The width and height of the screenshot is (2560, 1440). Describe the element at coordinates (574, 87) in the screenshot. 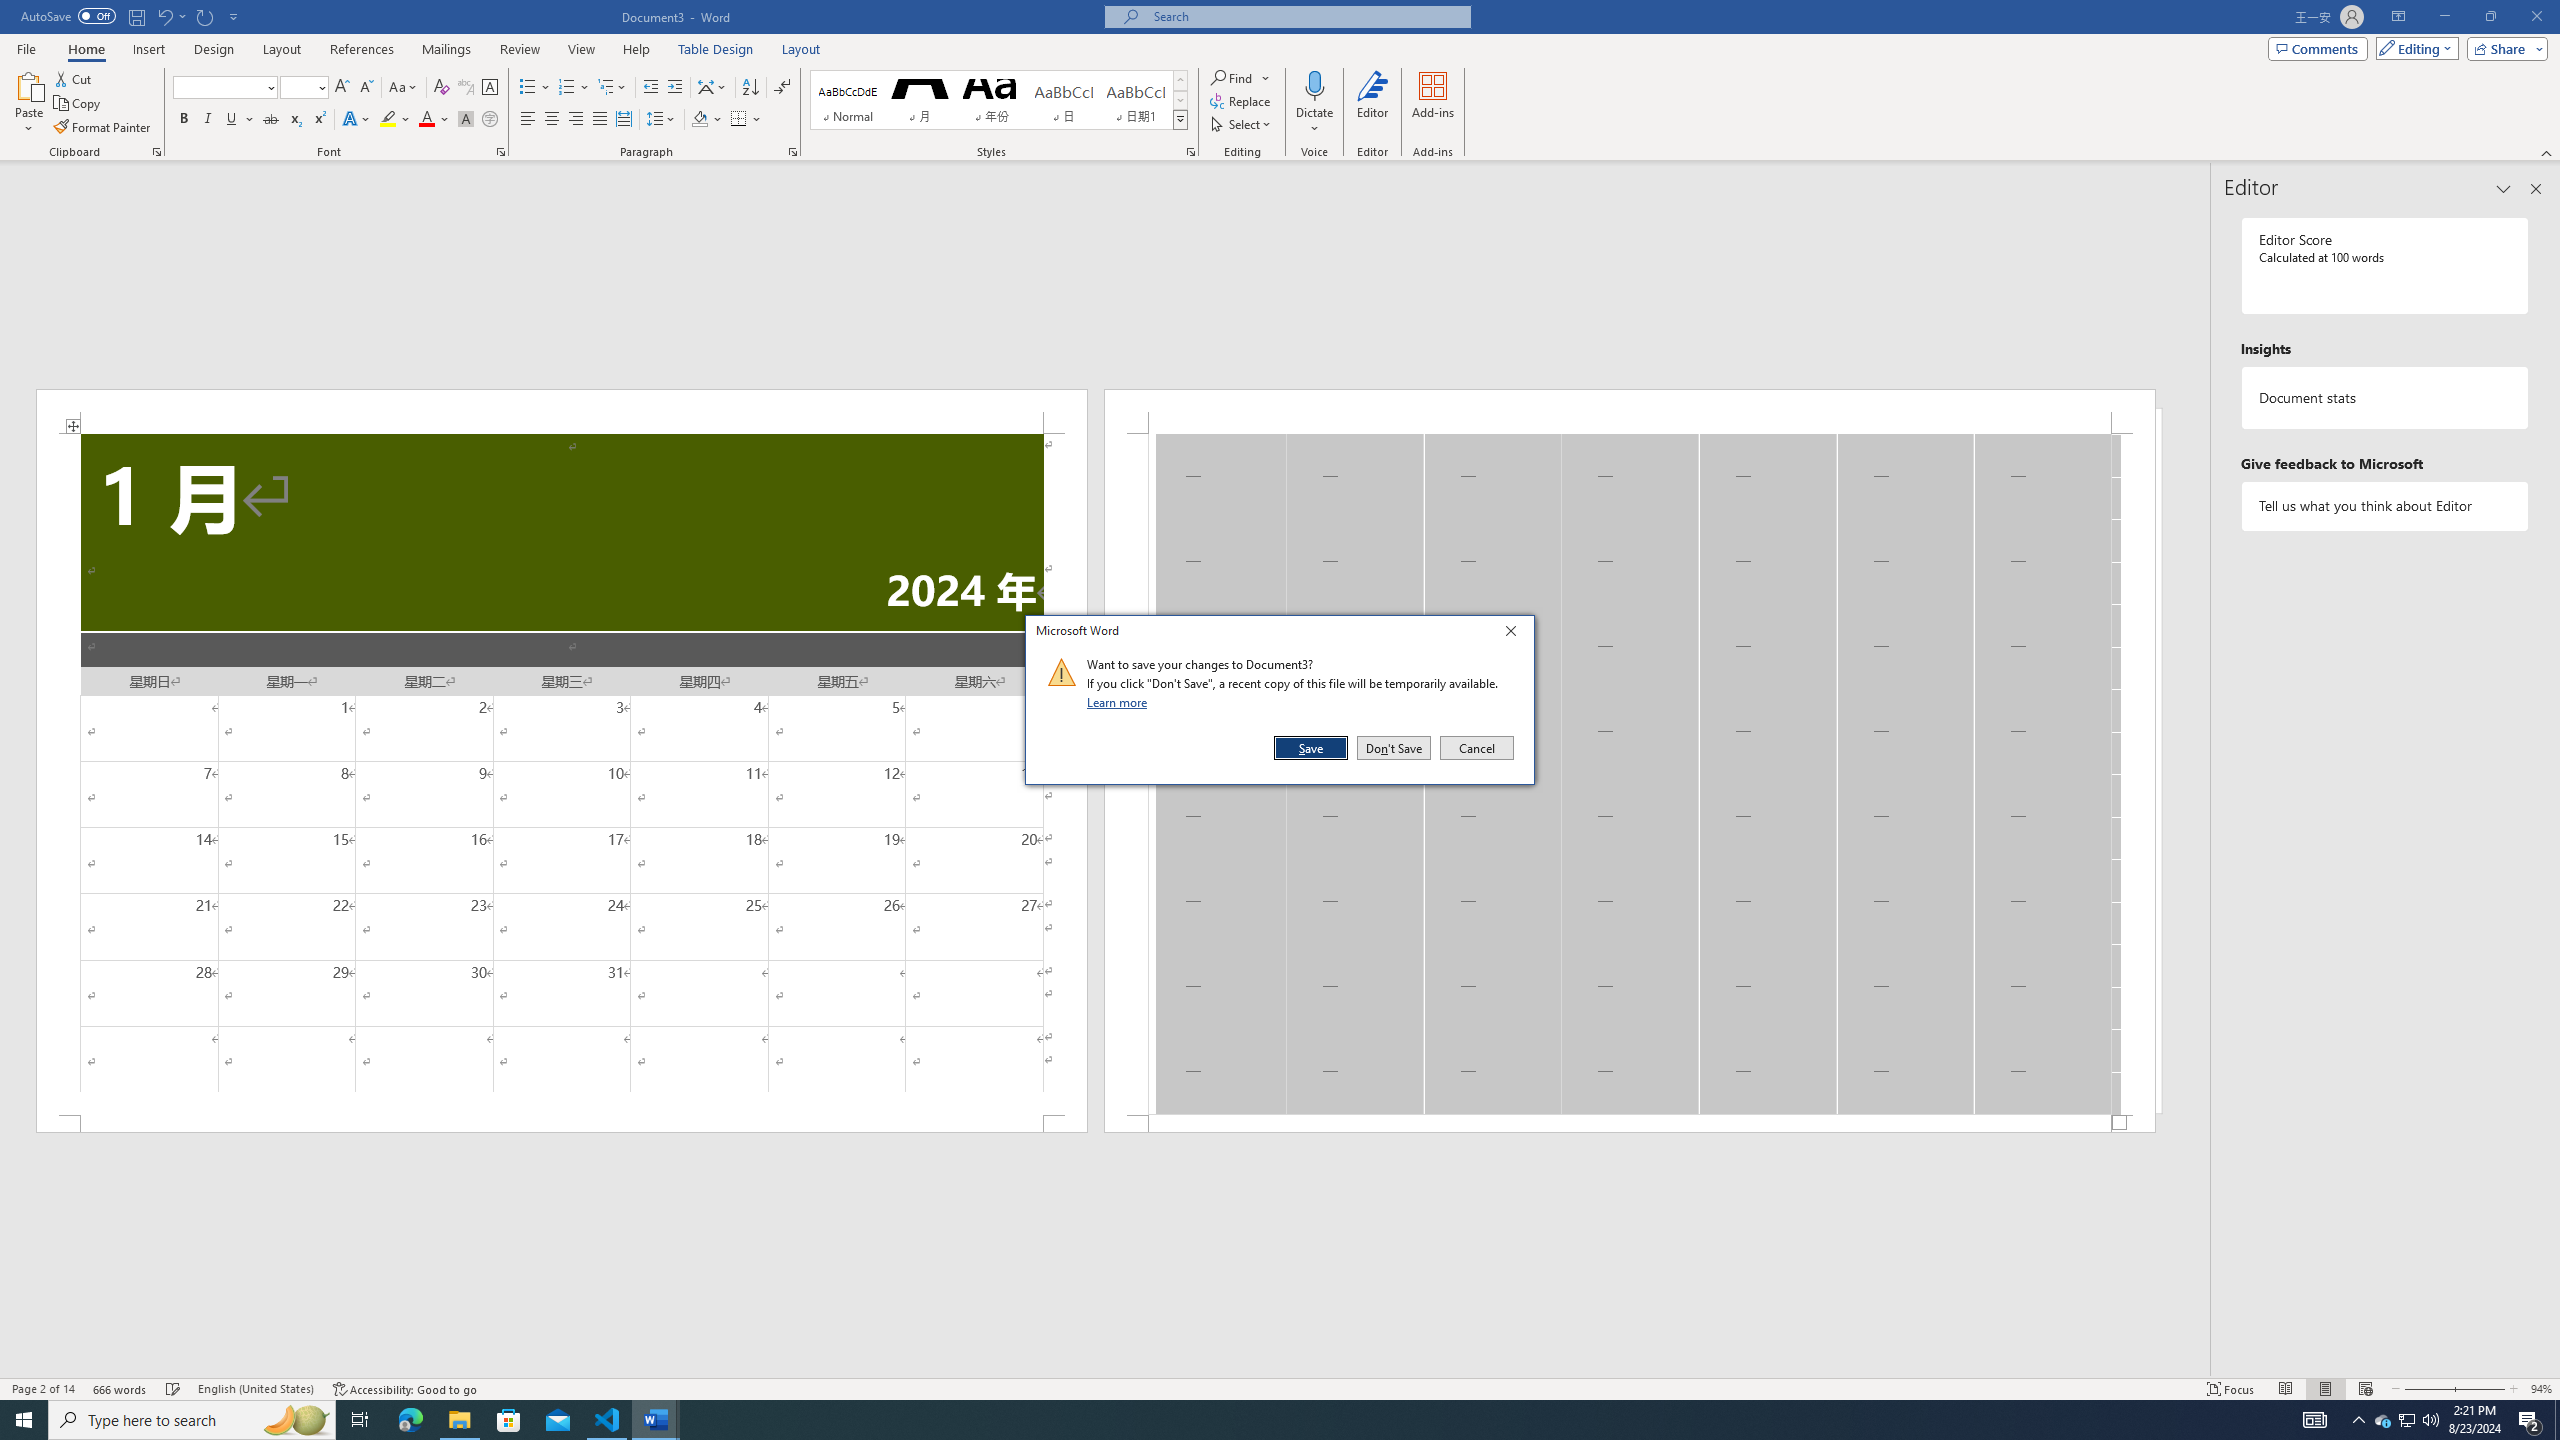

I see `'Numbering'` at that location.